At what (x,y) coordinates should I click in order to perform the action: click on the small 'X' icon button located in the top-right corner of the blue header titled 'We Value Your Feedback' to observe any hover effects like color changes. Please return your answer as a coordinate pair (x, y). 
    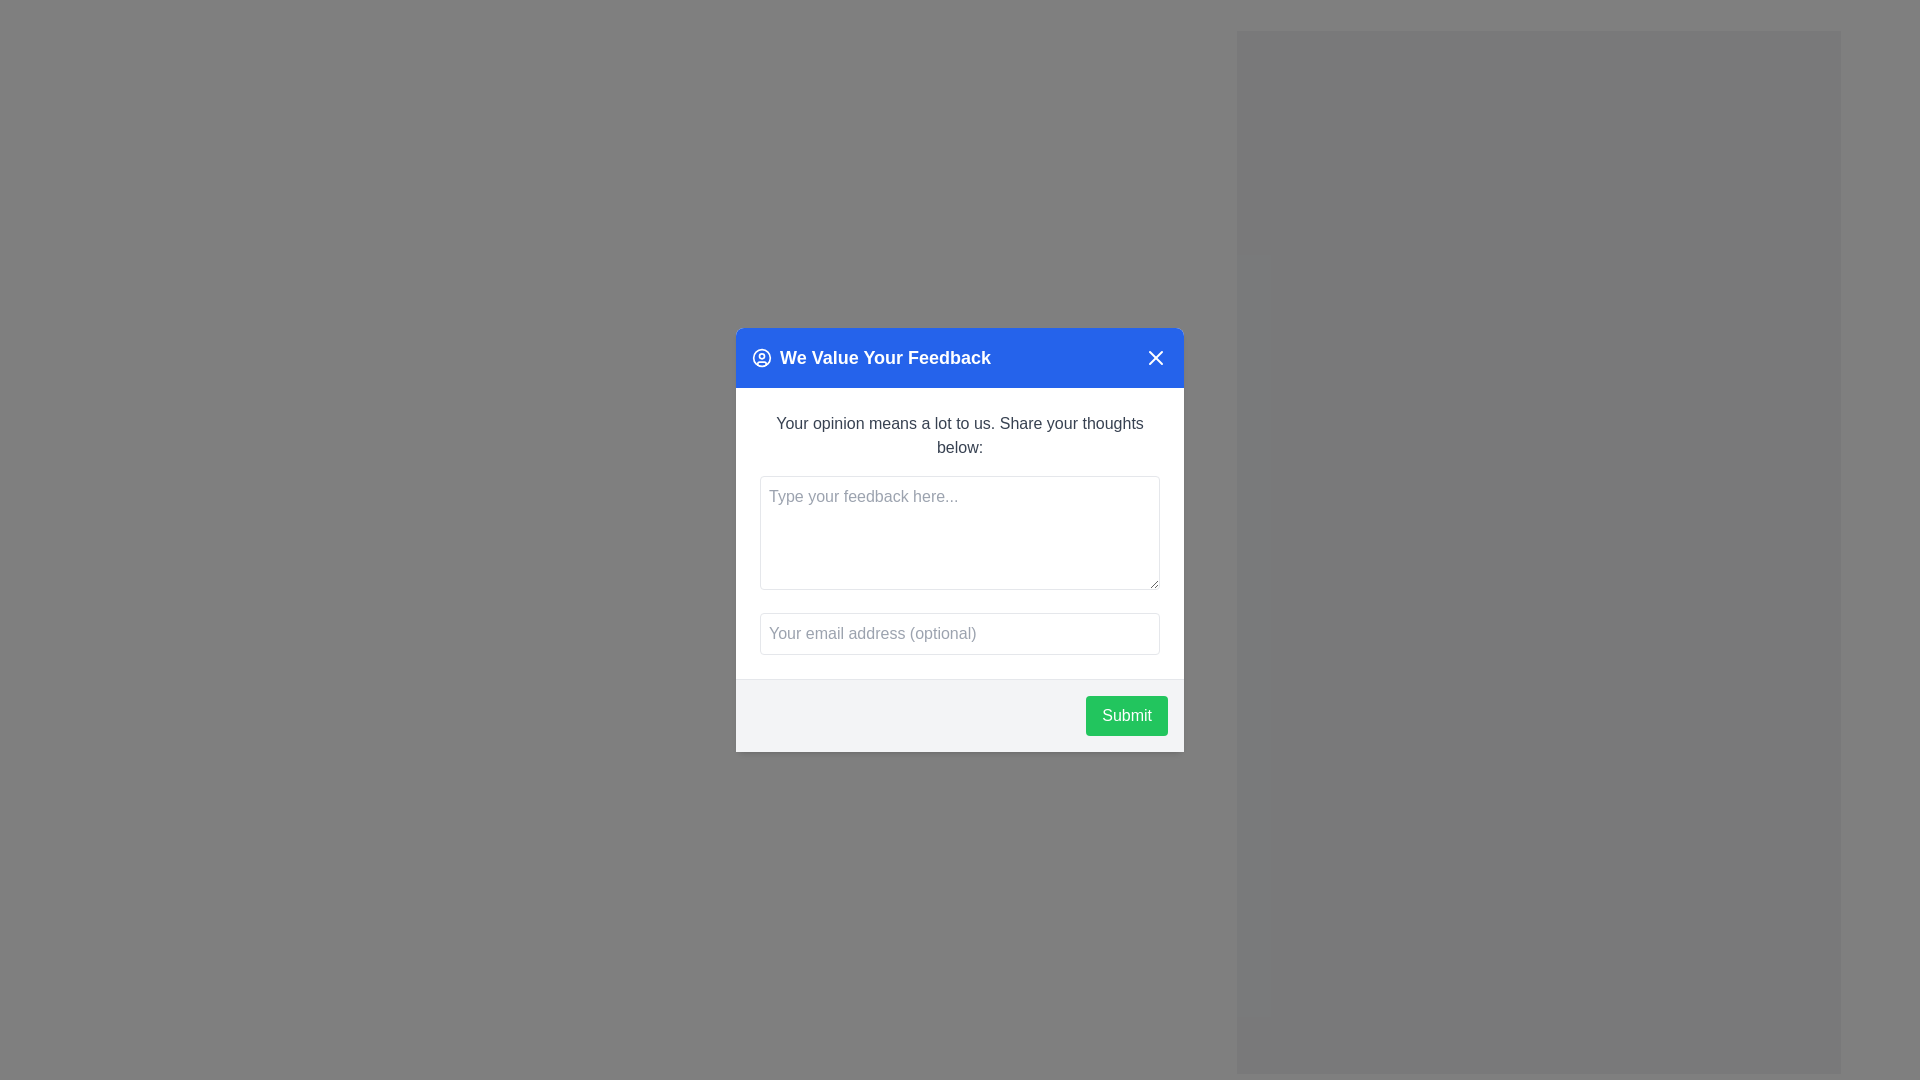
    Looking at the image, I should click on (1156, 357).